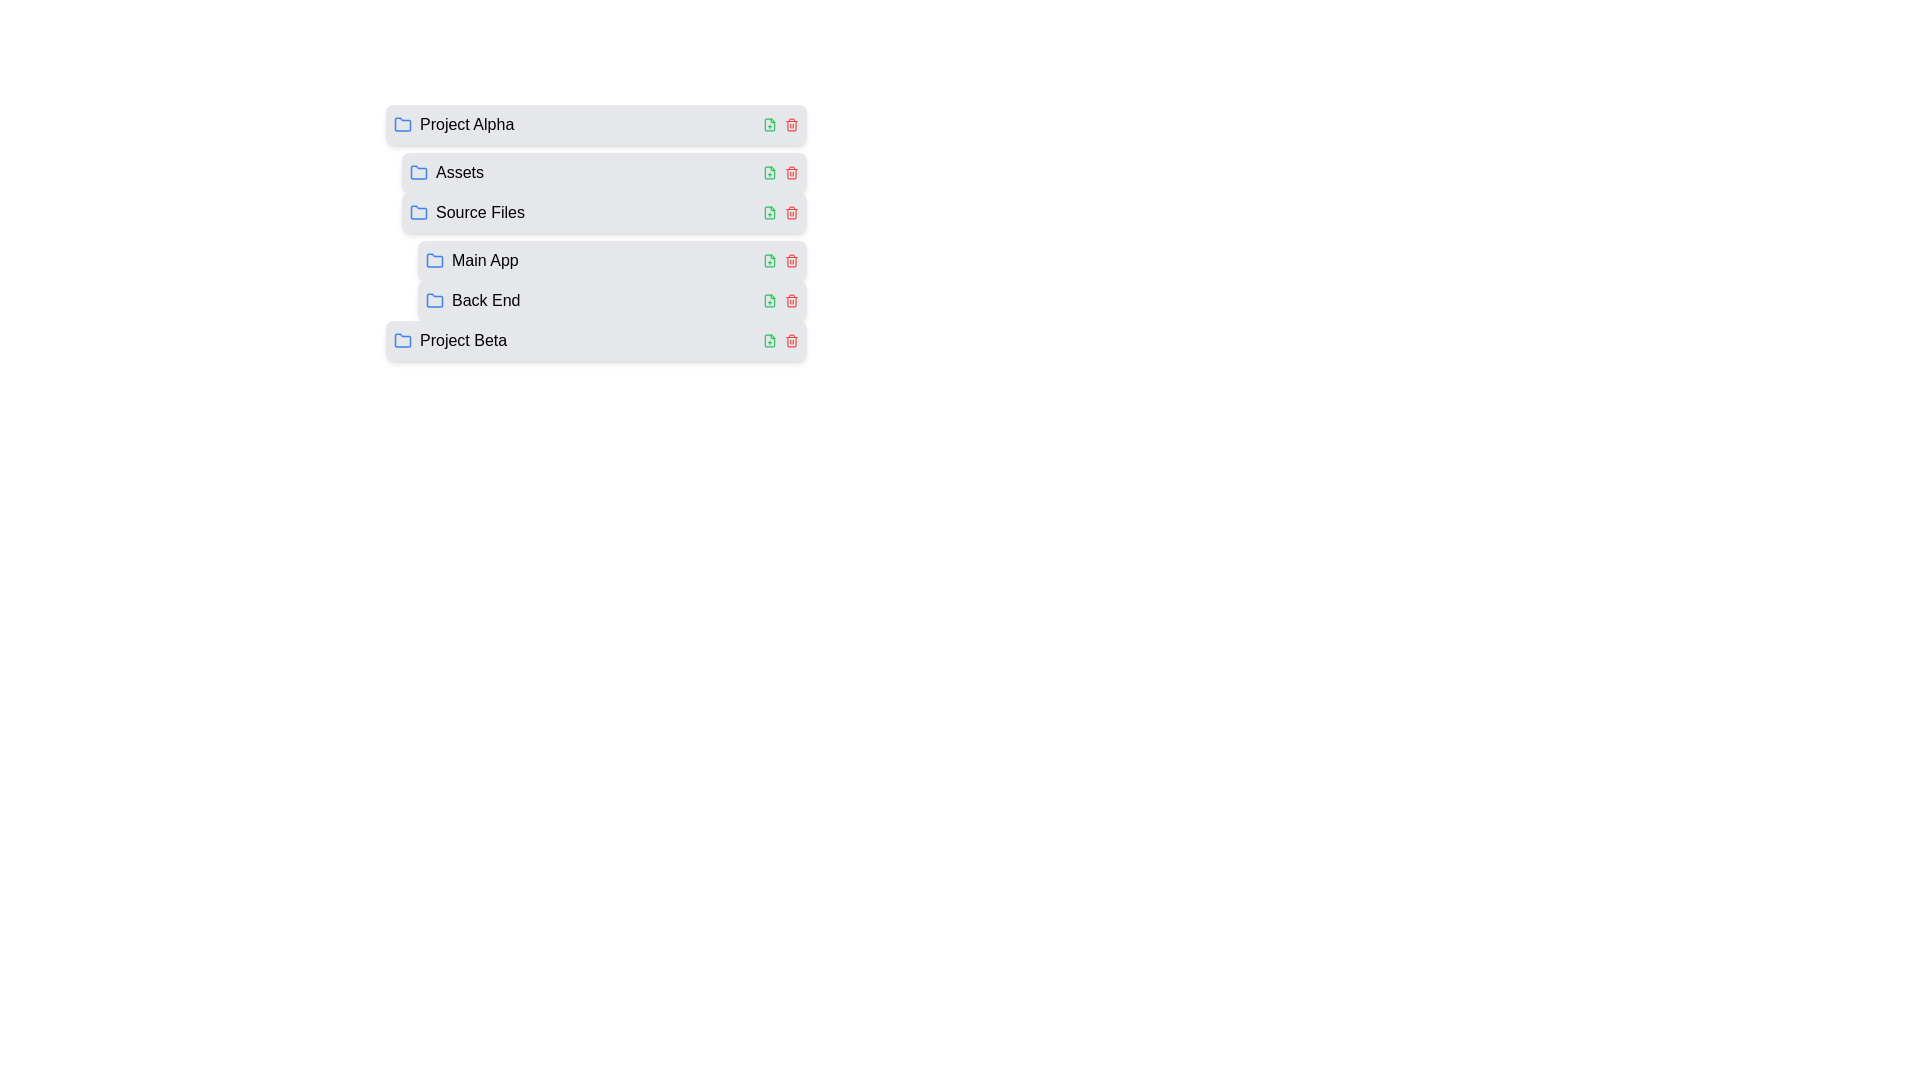 This screenshot has width=1920, height=1080. I want to click on the folder icon with wavy blue strokes, located adjacent, so click(434, 259).